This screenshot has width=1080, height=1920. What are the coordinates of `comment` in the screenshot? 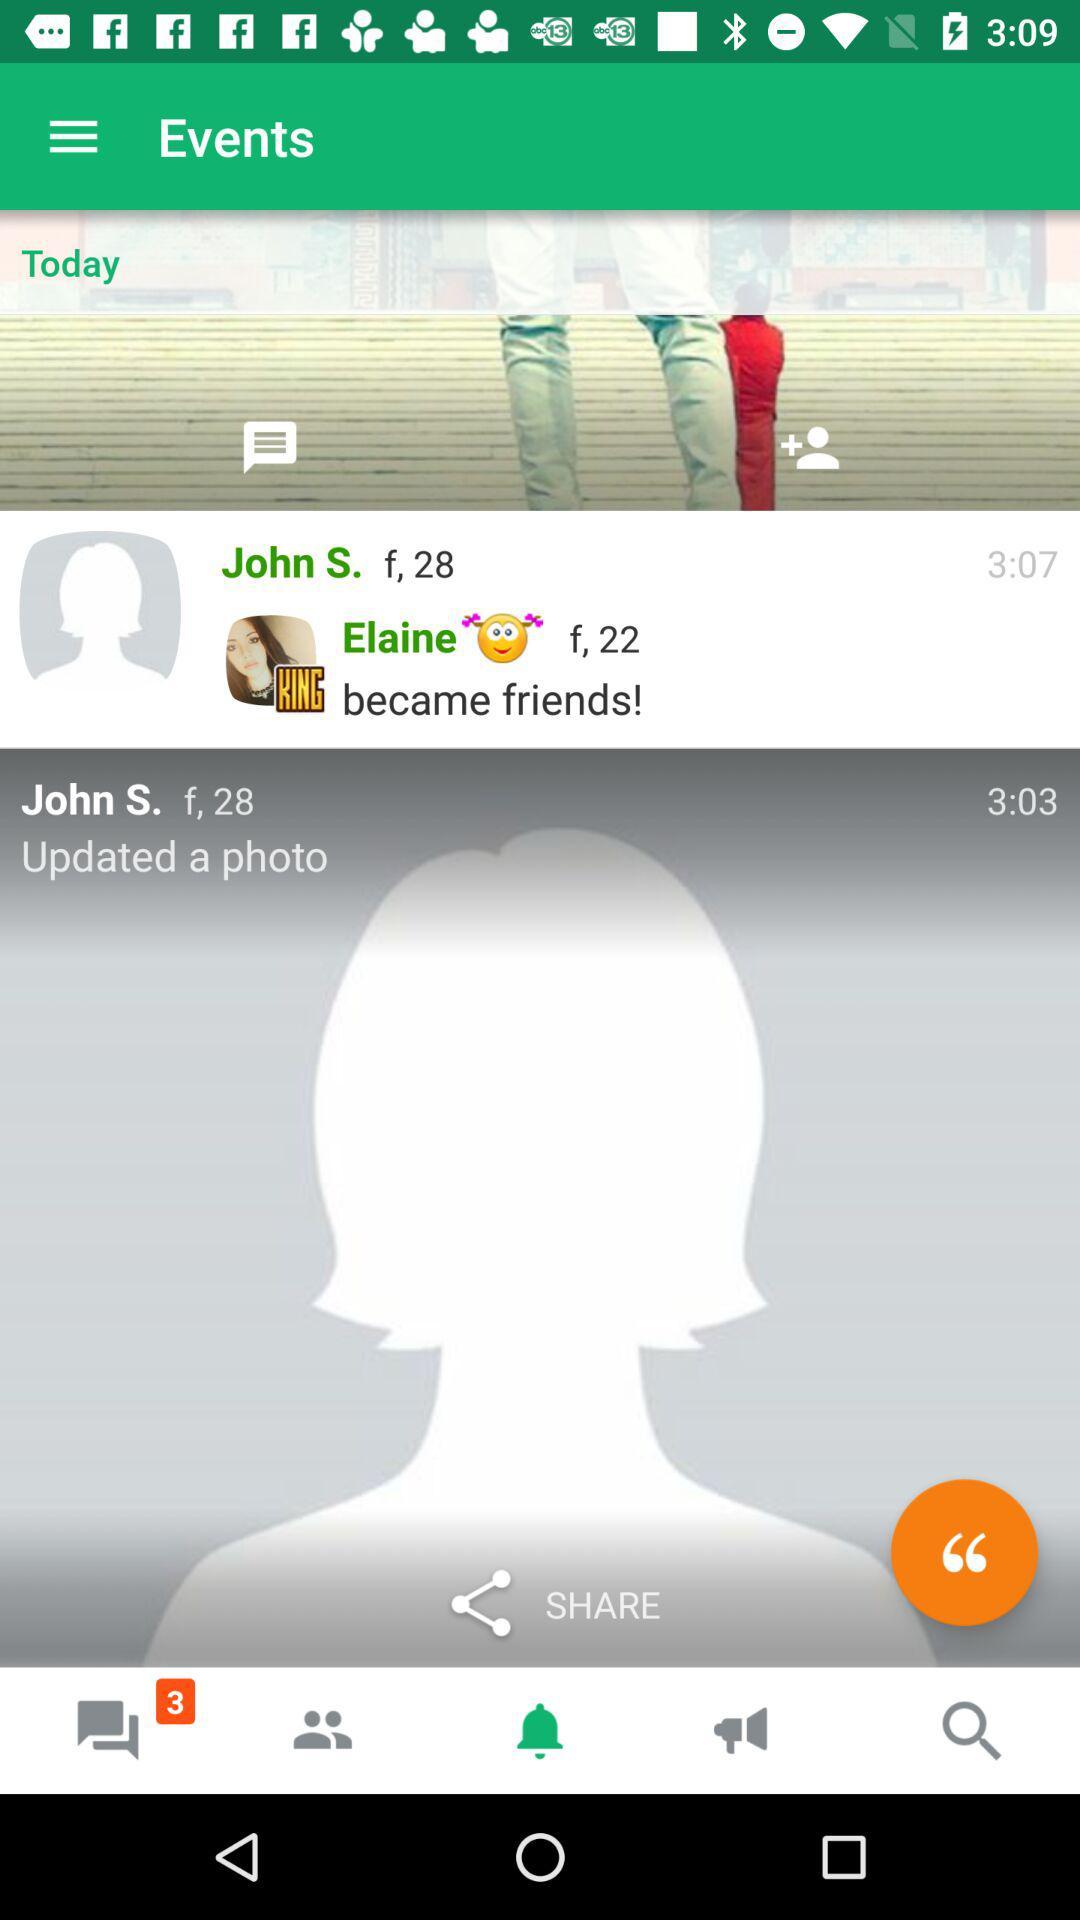 It's located at (270, 446).